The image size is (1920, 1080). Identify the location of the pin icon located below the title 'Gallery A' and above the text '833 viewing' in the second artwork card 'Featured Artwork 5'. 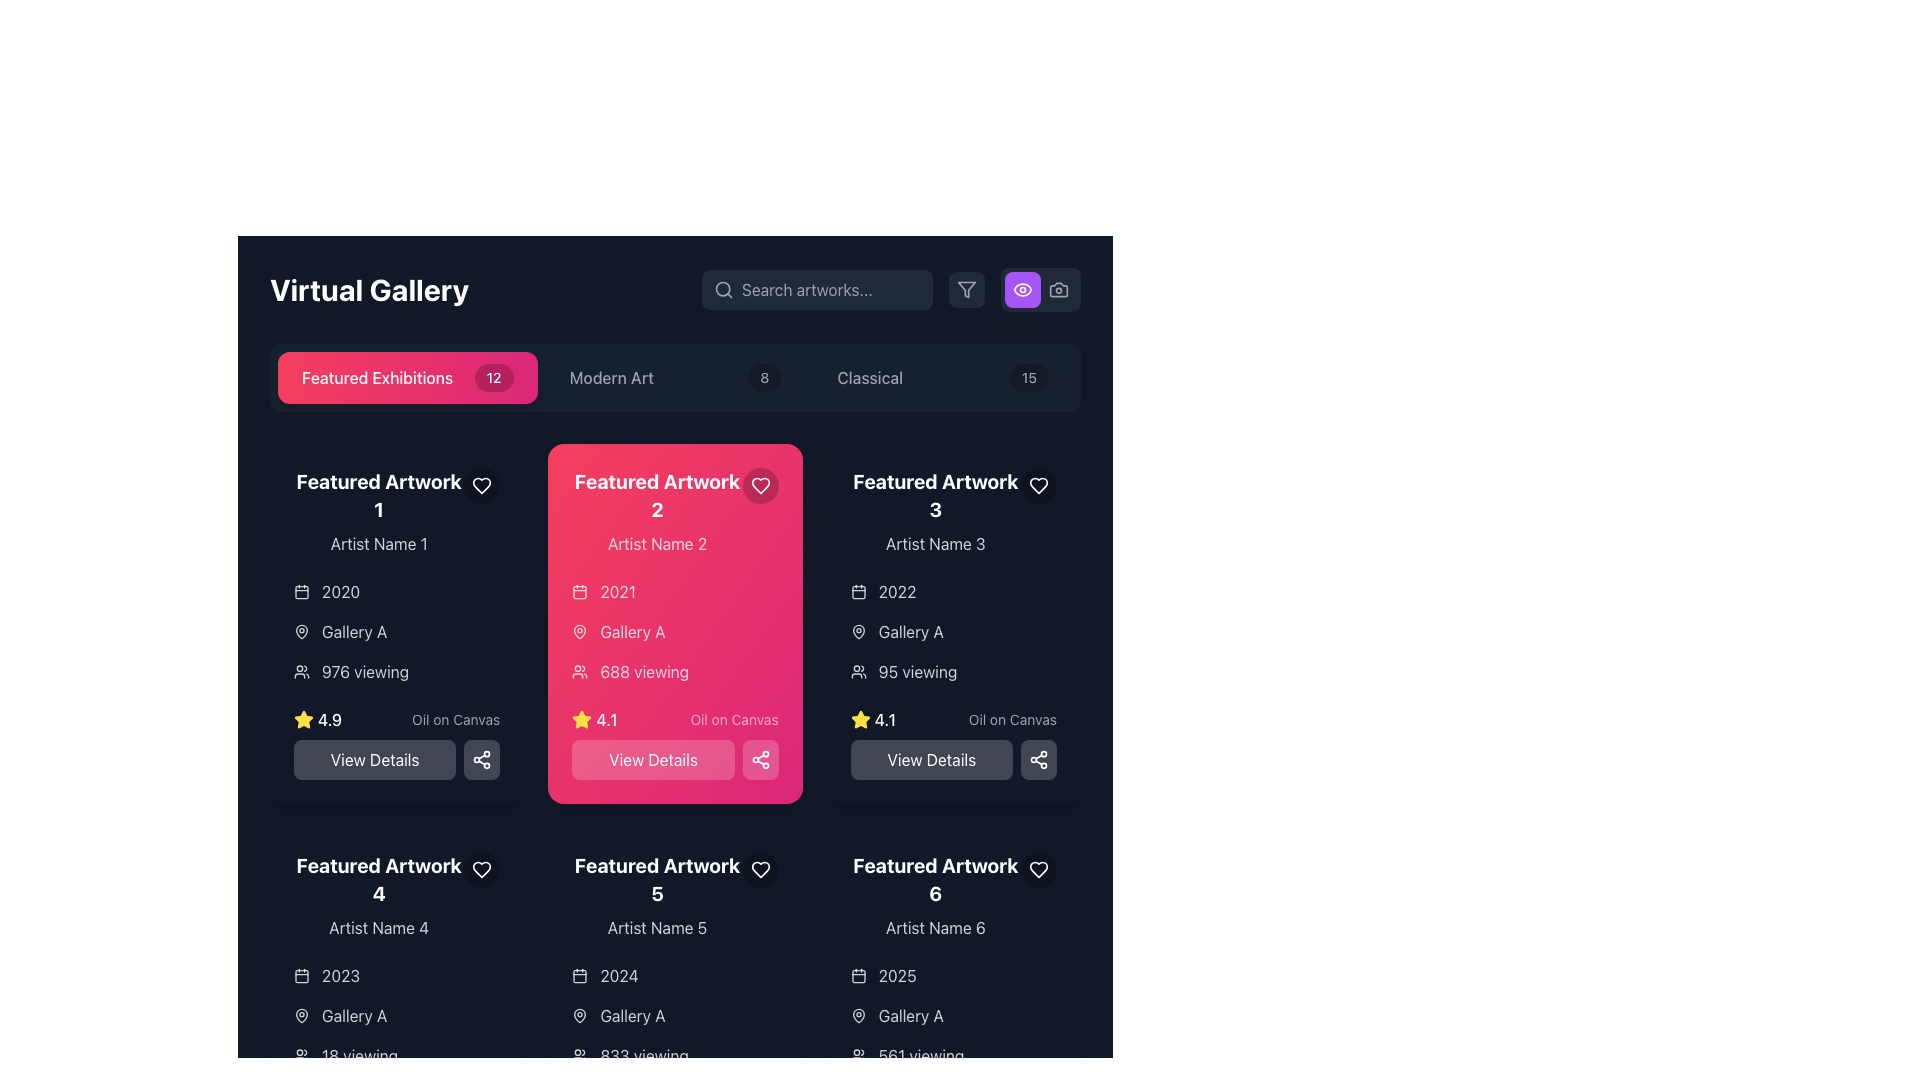
(579, 1015).